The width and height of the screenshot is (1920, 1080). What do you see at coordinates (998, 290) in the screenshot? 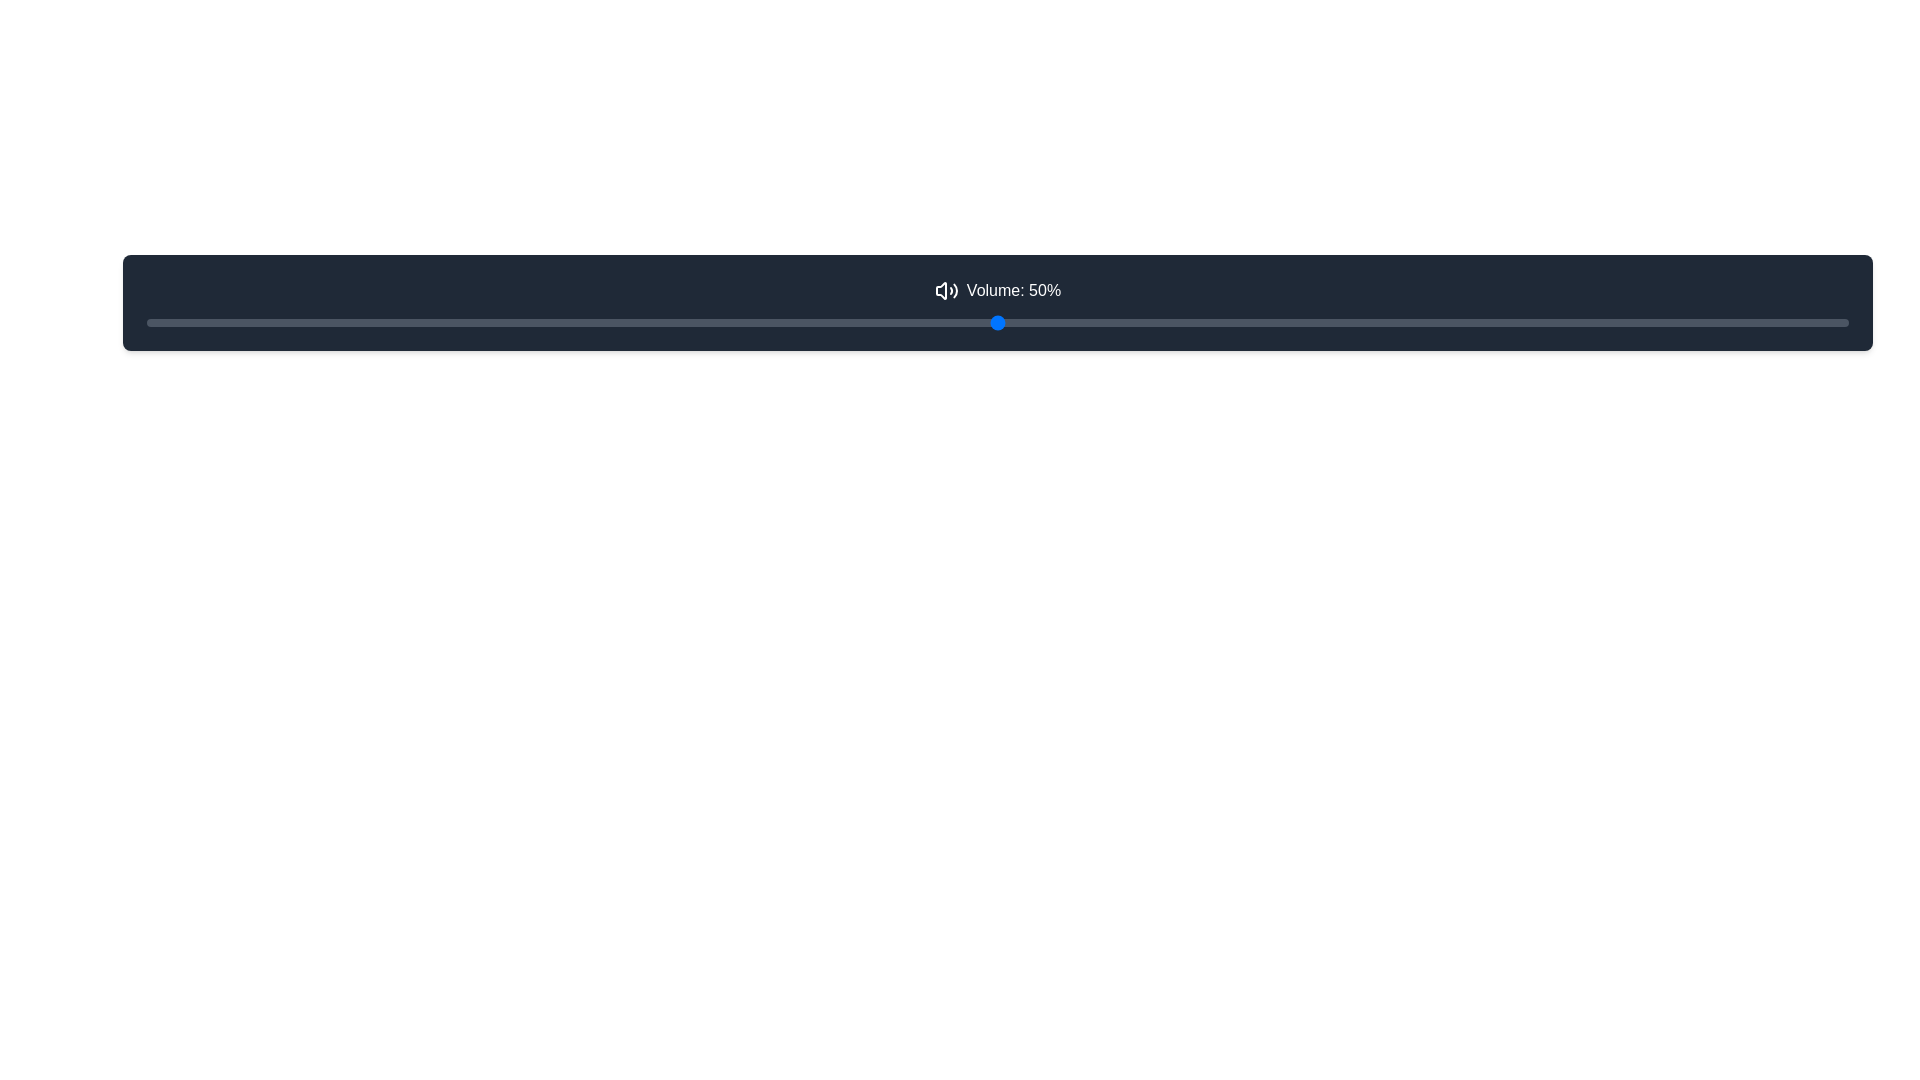
I see `the Text label displaying 'Volume: 50%' with a speaker icon` at bounding box center [998, 290].